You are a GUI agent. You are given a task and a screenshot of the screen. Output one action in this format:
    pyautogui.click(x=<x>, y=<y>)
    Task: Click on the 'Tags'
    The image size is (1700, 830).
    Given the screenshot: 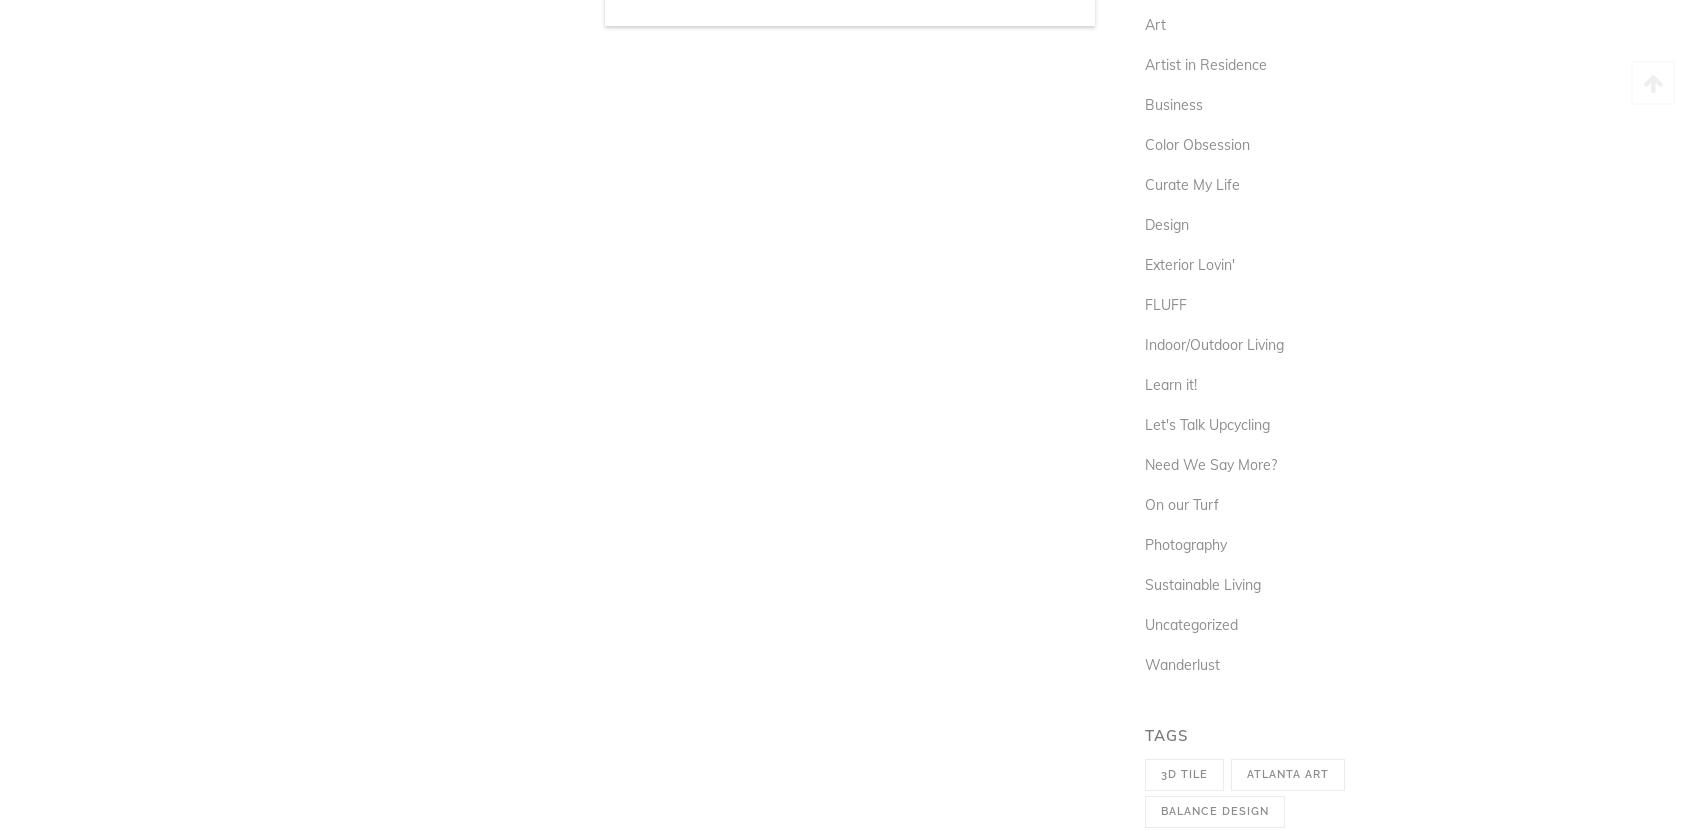 What is the action you would take?
    pyautogui.click(x=1144, y=734)
    